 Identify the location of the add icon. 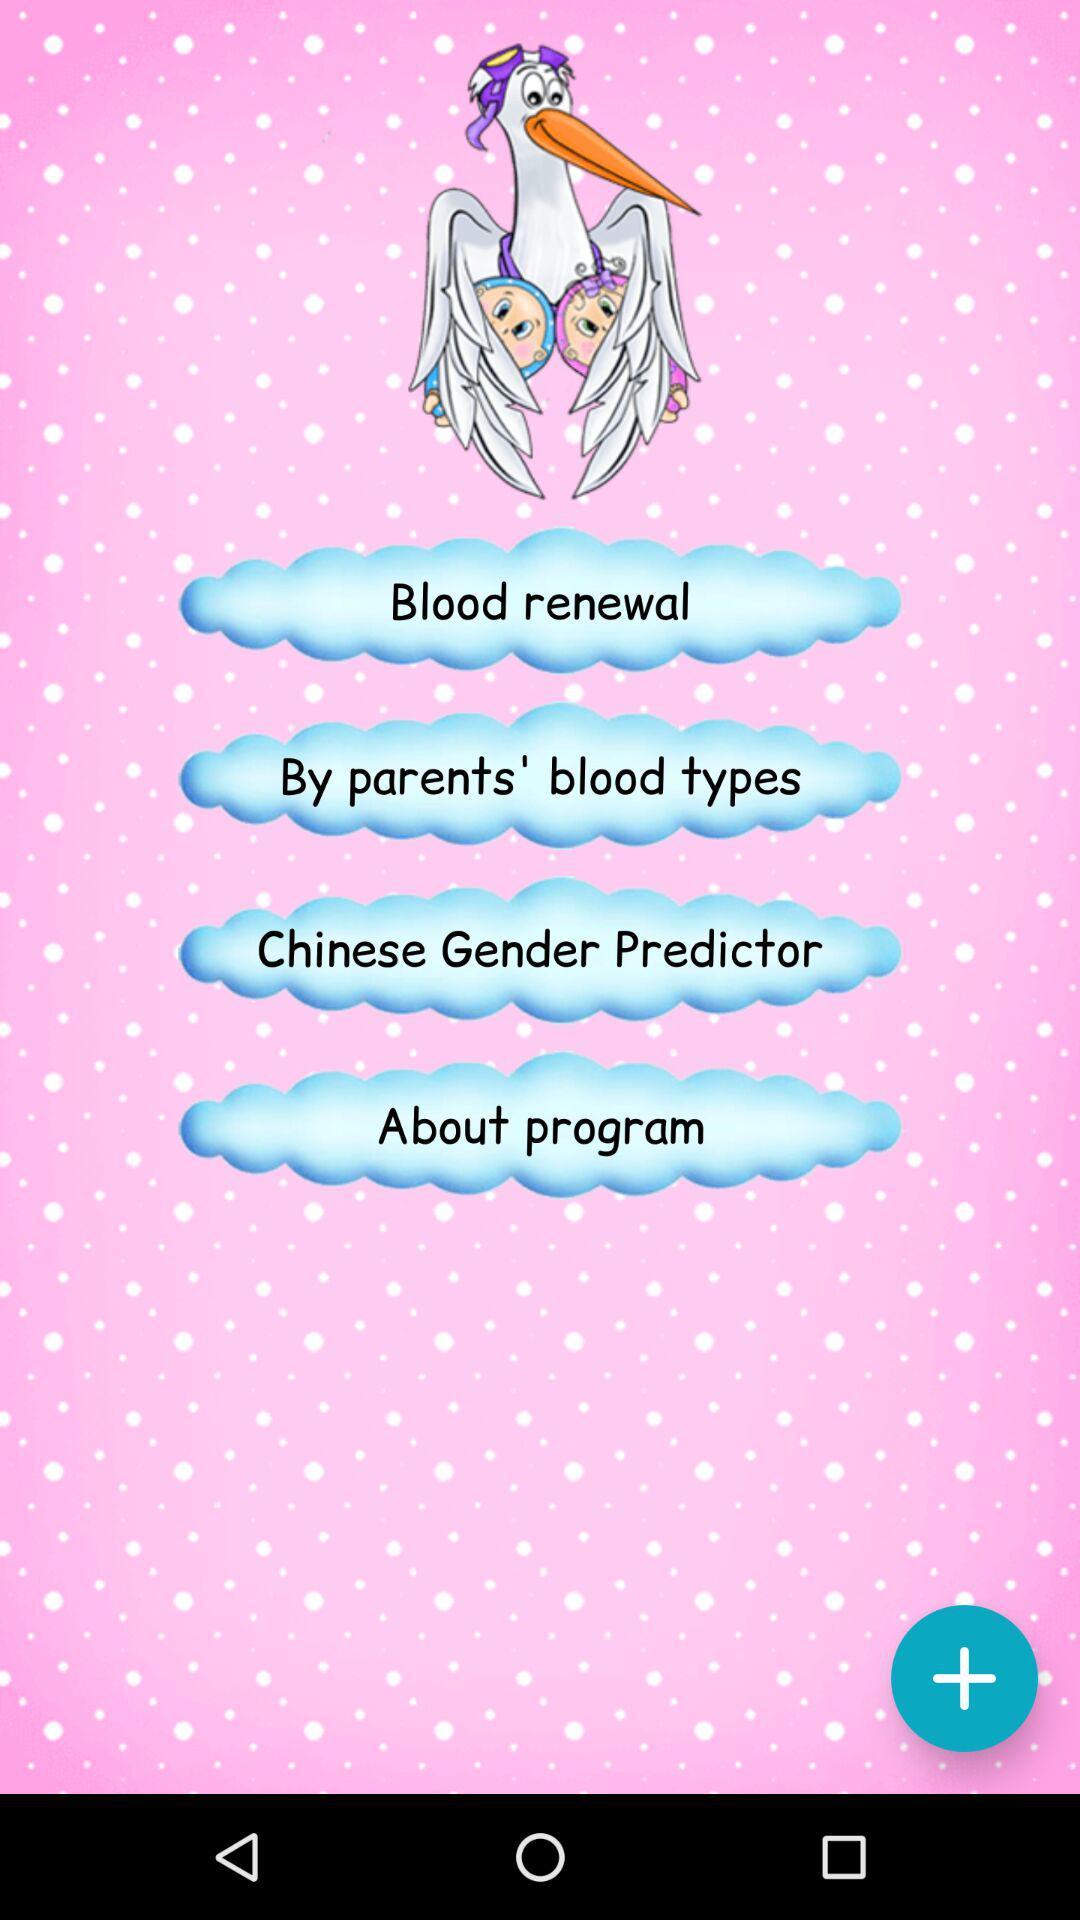
(963, 1678).